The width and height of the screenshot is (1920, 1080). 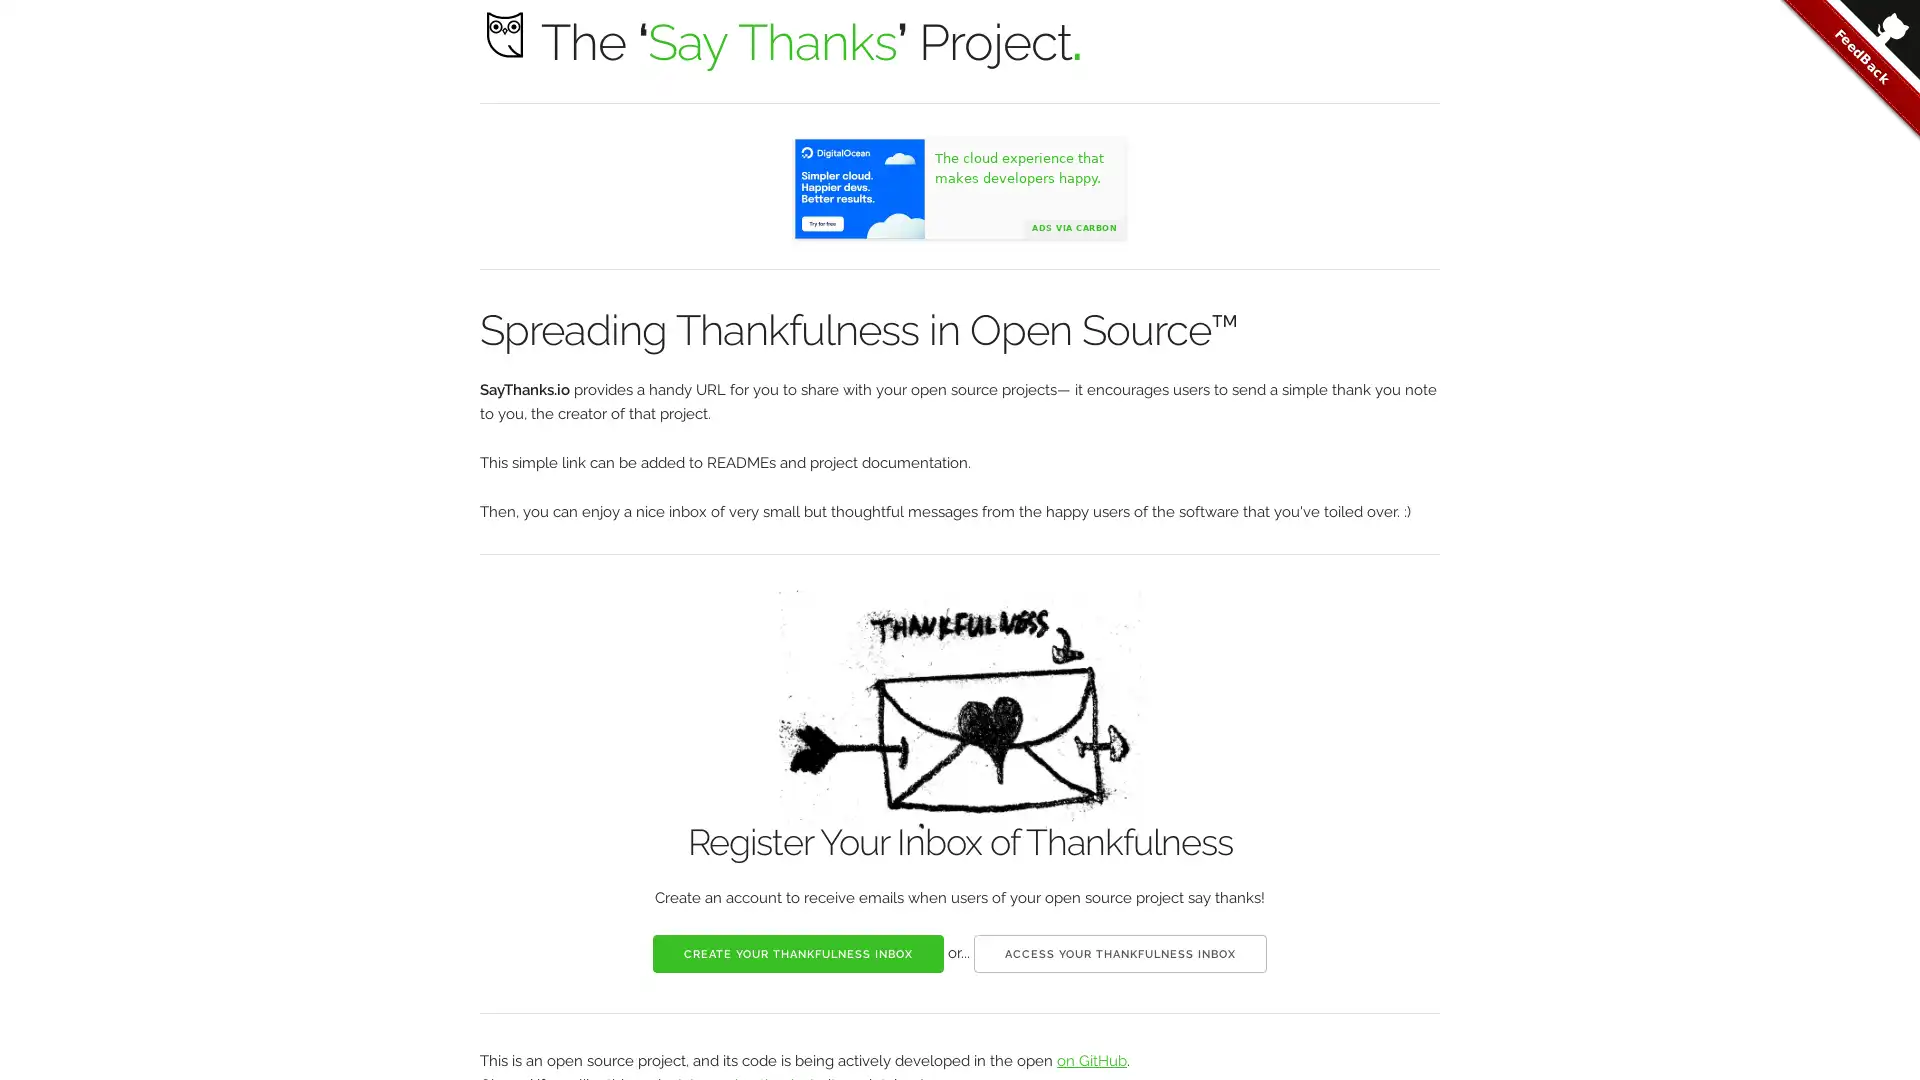 I want to click on CREATE YOUR THANKFULNESS INBOX, so click(x=797, y=951).